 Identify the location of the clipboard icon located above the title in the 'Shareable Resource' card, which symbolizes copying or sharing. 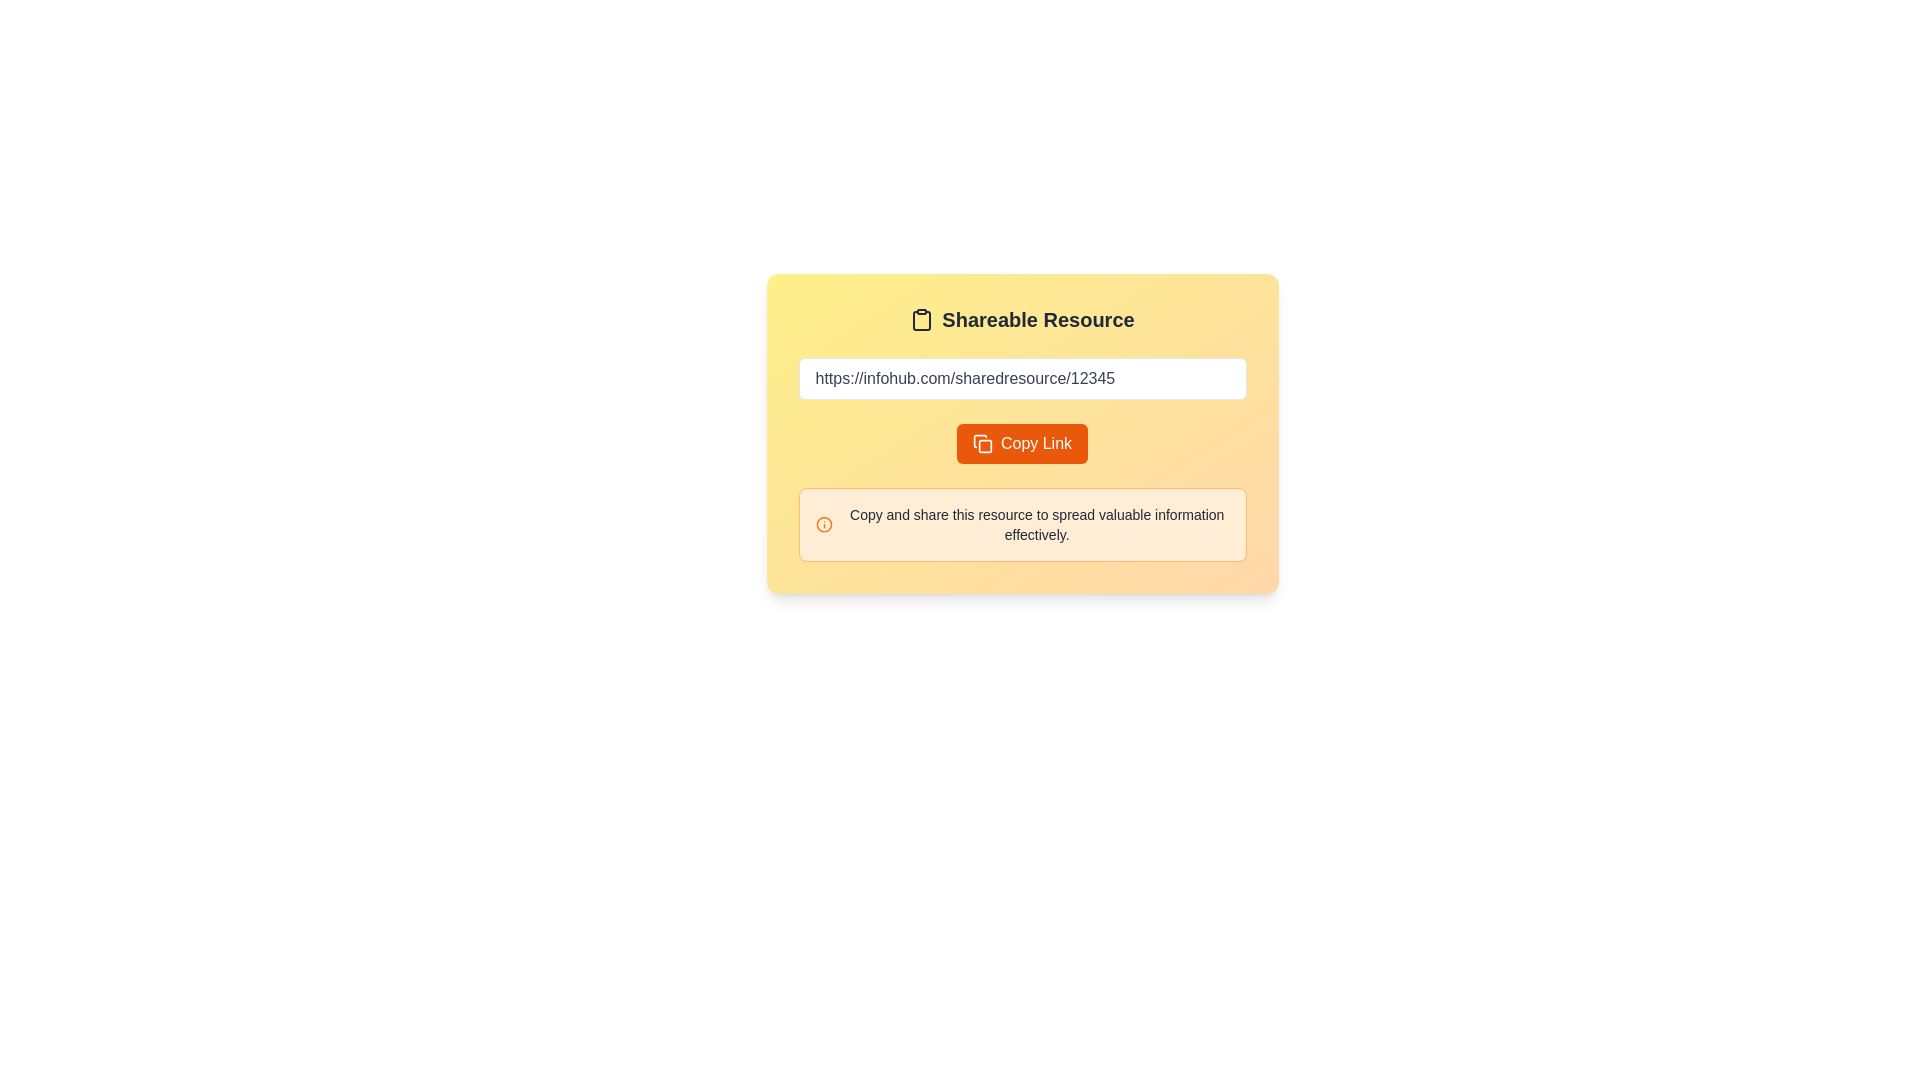
(921, 319).